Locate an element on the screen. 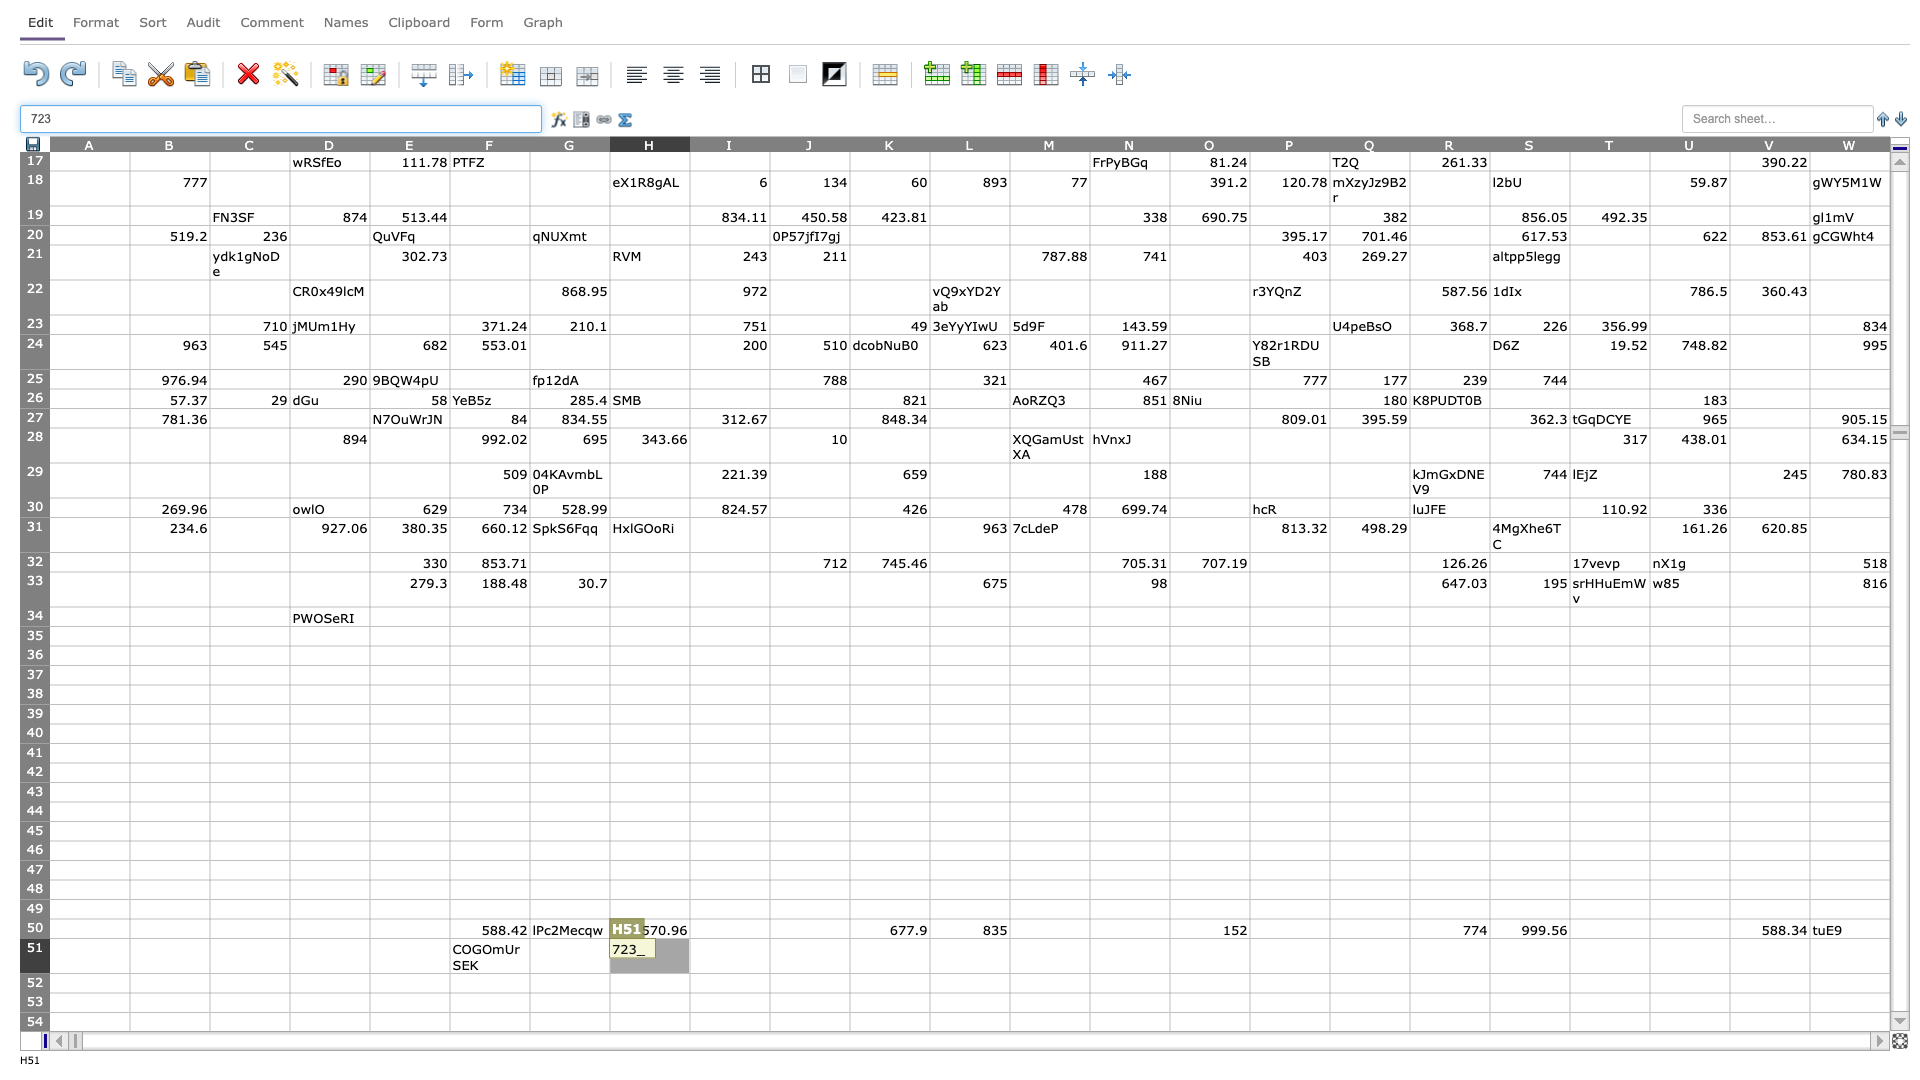 This screenshot has width=1920, height=1080. top left at column J row 51 is located at coordinates (768, 938).